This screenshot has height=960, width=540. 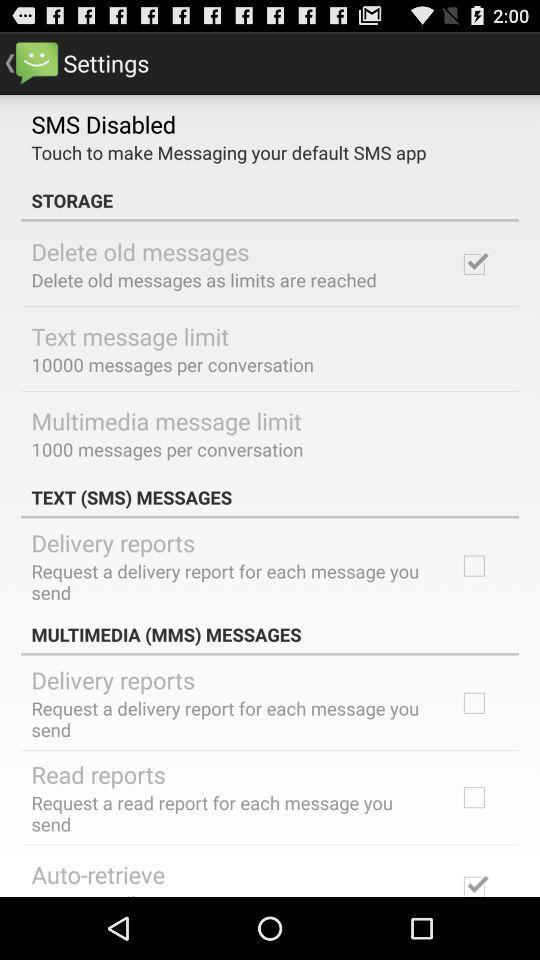 I want to click on the storage icon, so click(x=270, y=200).